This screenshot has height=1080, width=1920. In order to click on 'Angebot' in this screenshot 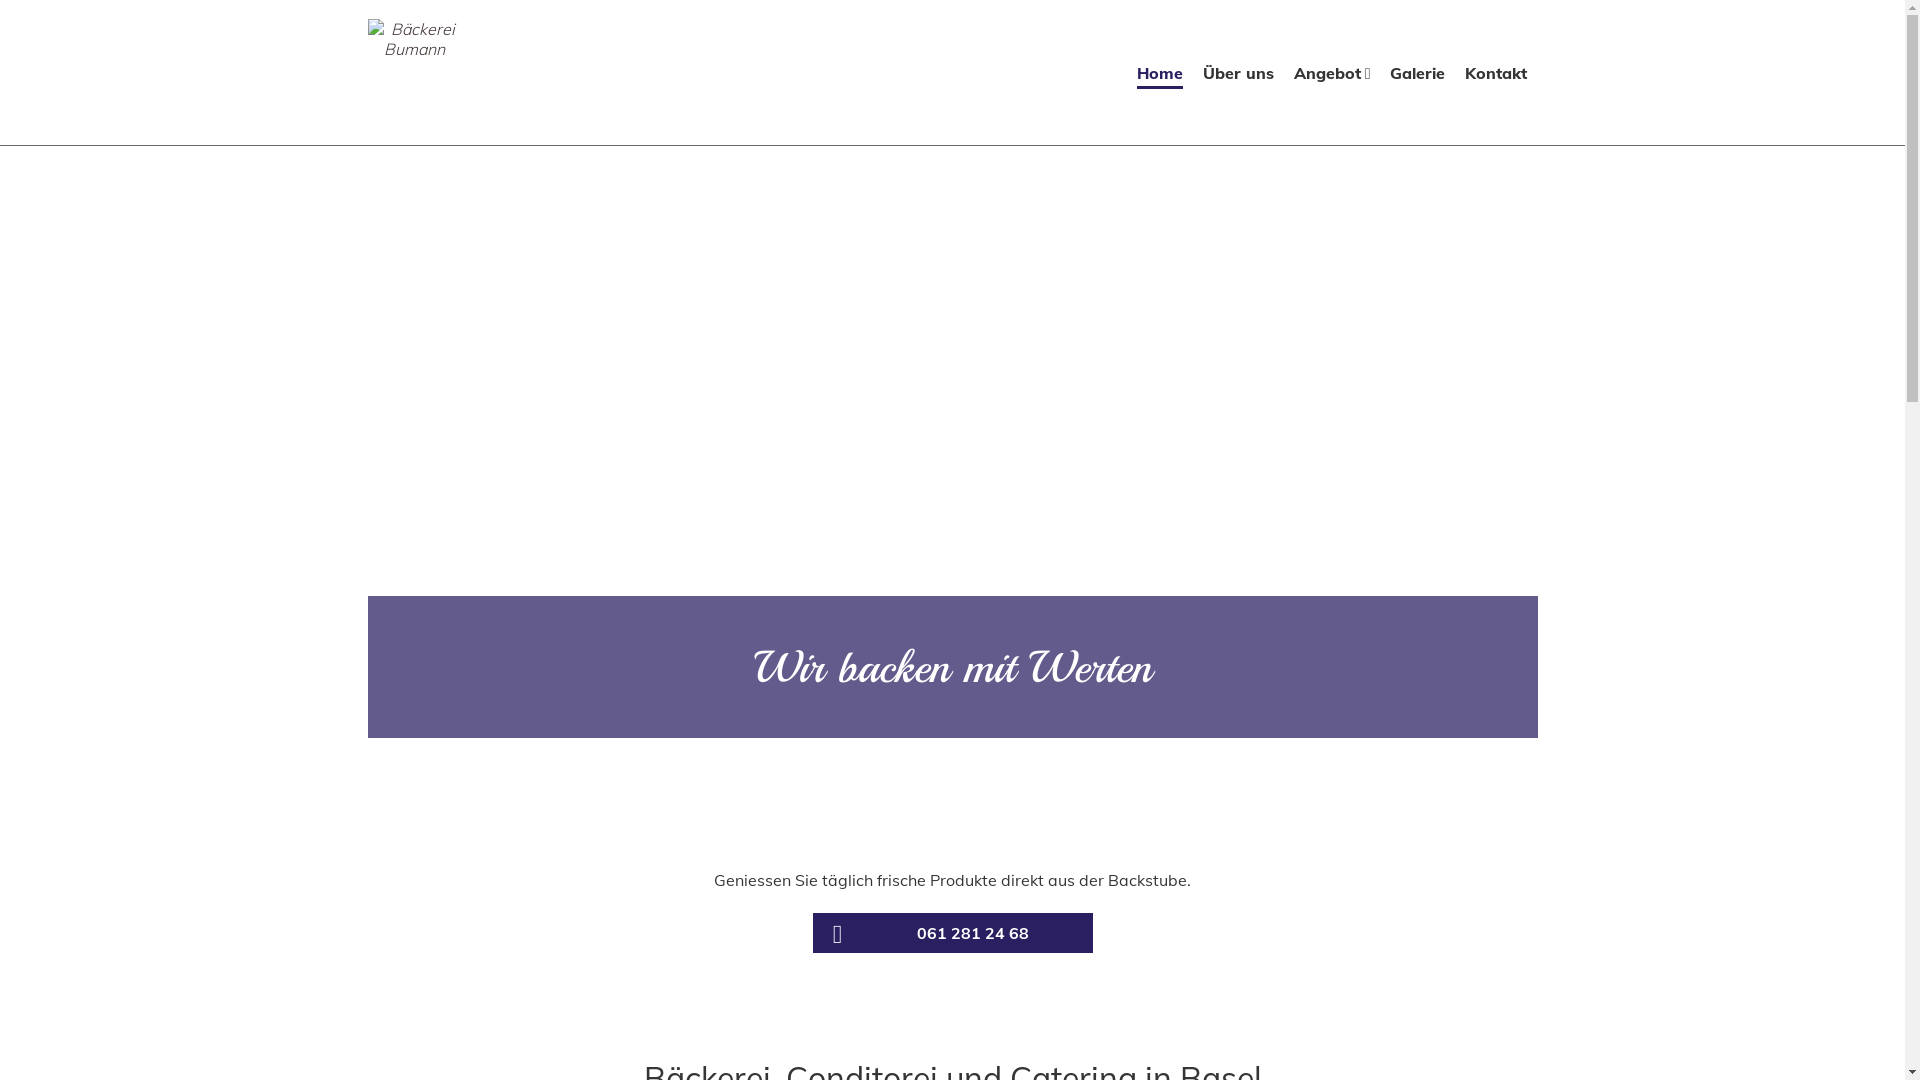, I will do `click(1332, 75)`.